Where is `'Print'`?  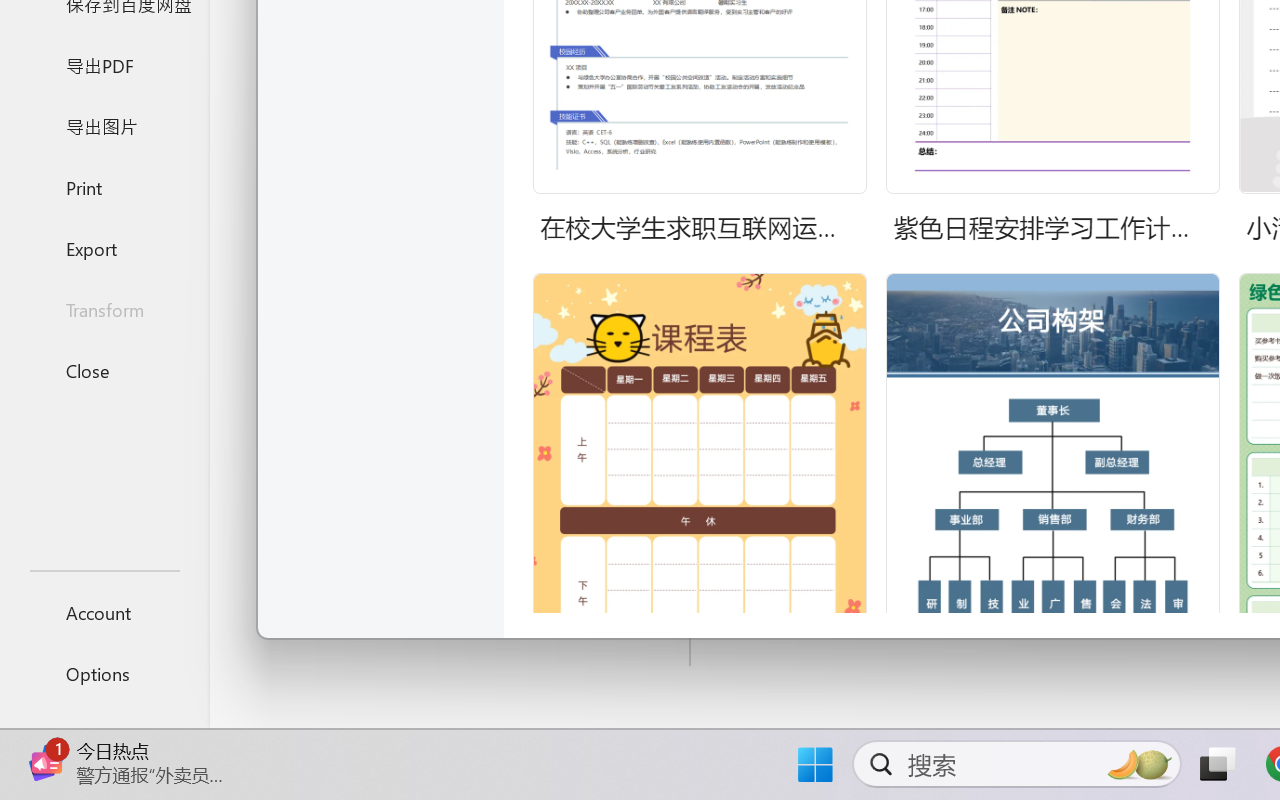
'Print' is located at coordinates (103, 186).